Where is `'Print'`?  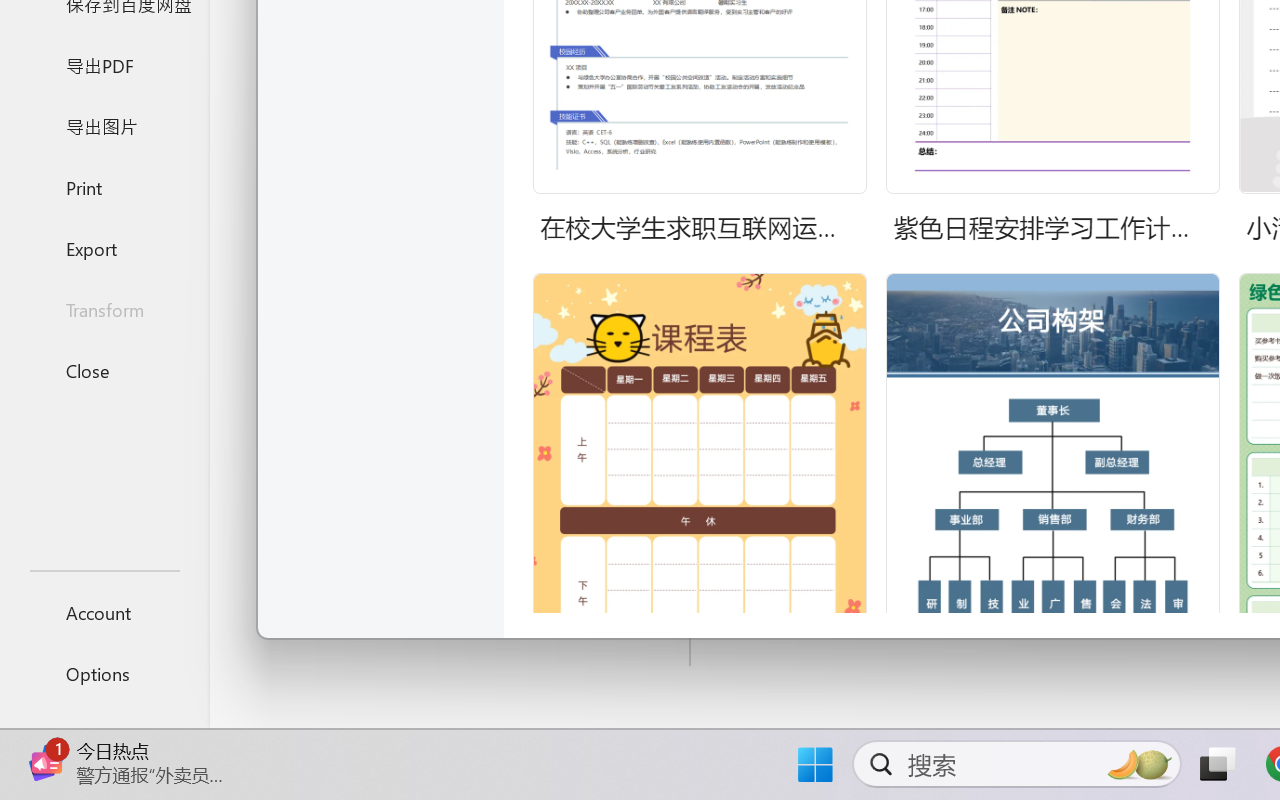
'Print' is located at coordinates (103, 186).